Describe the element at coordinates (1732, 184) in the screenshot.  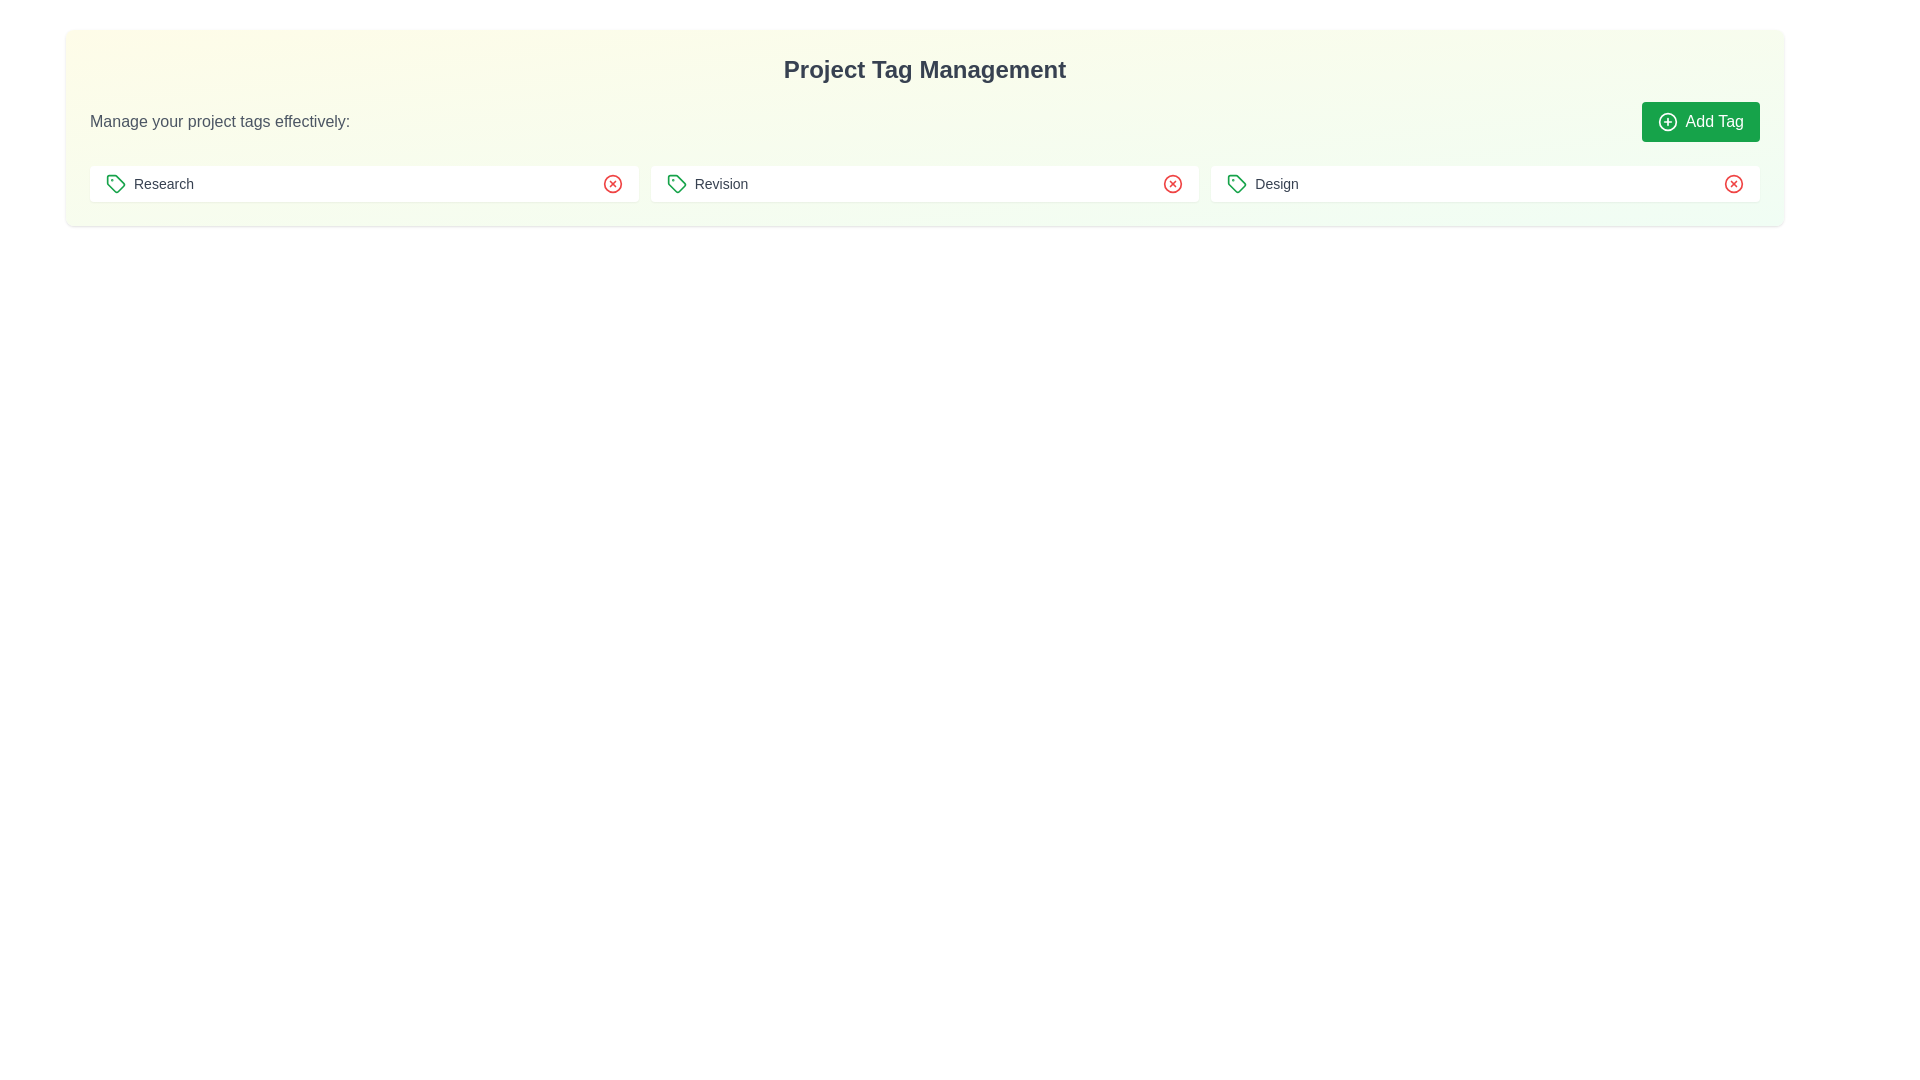
I see `the icon of the 'Remove Tag' button, which is part of the visual composition indicating the remove action, located at the right end of the 'Design' tag entry row` at that location.